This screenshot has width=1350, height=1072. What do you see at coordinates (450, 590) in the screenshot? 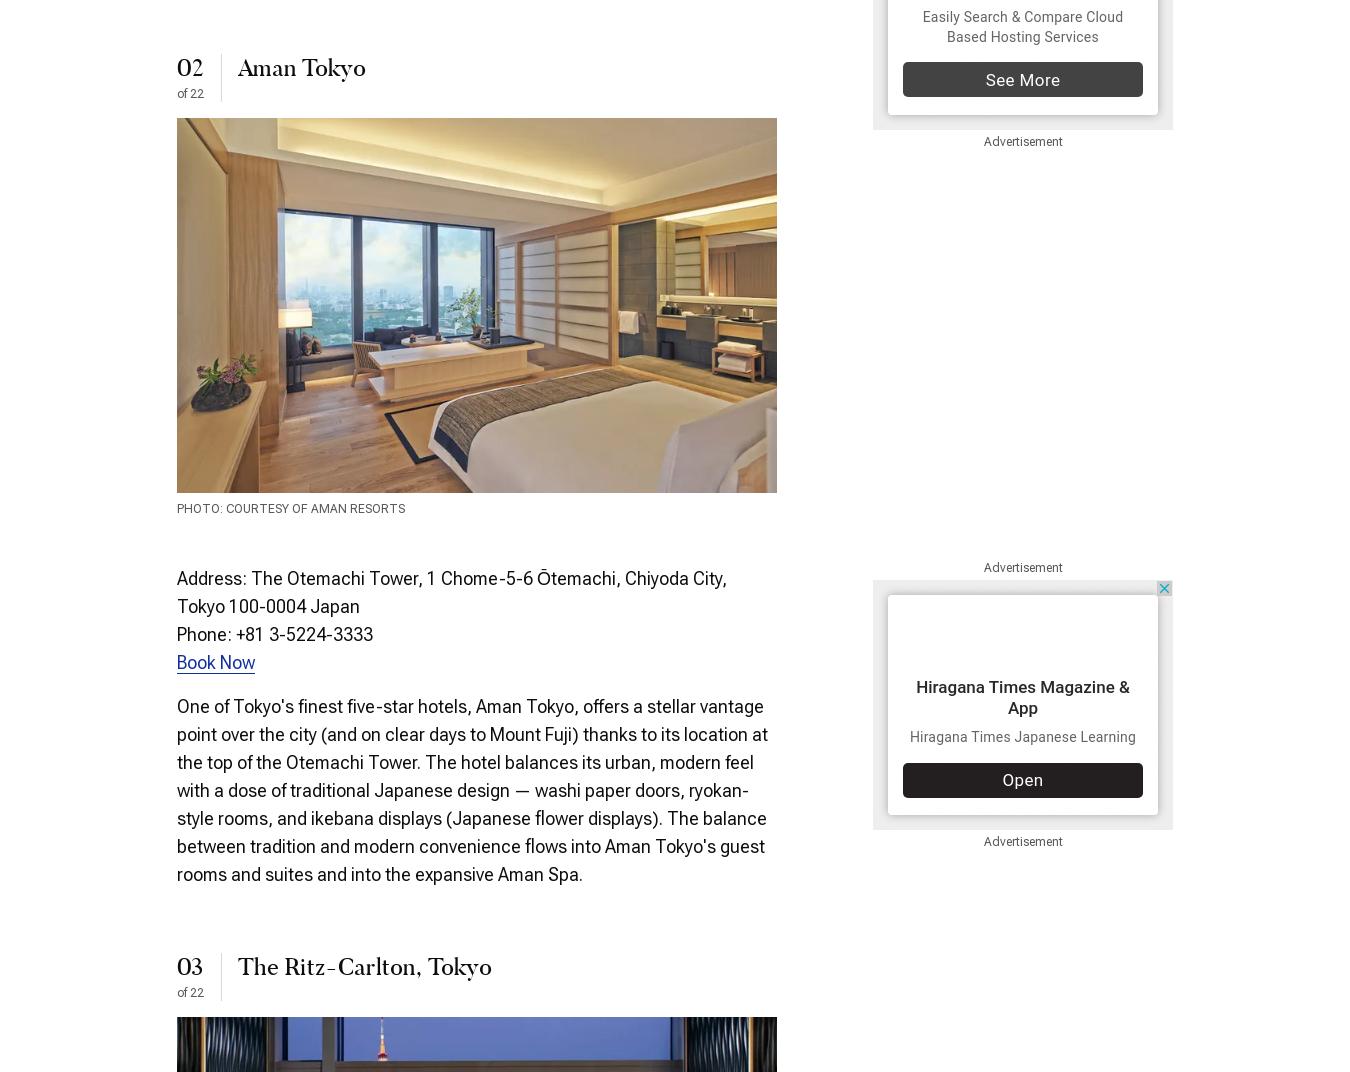
I see `'Address: The Otemachi Tower, 1 Chome-5-6 Ōtemachi, Chiyoda City, Tokyo 100-0004 Japan'` at bounding box center [450, 590].